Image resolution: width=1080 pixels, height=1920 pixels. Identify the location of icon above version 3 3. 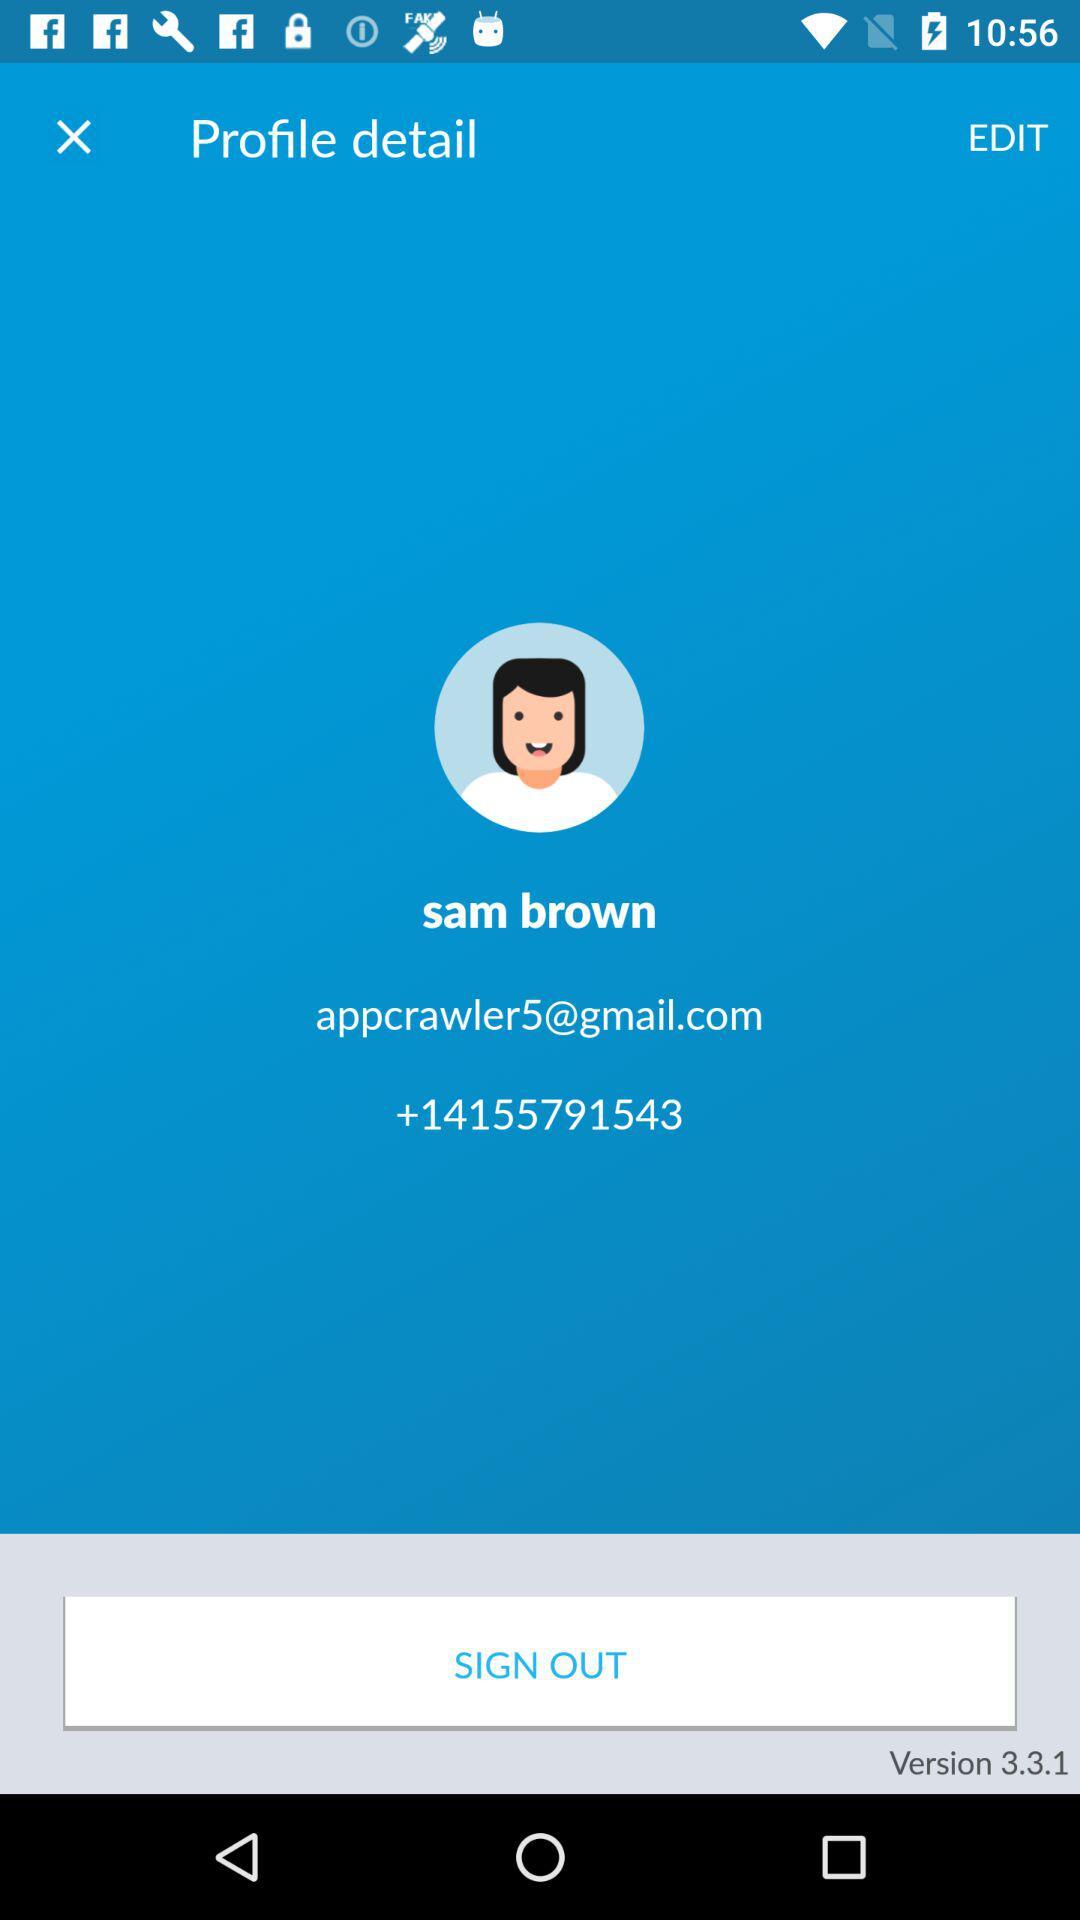
(540, 1663).